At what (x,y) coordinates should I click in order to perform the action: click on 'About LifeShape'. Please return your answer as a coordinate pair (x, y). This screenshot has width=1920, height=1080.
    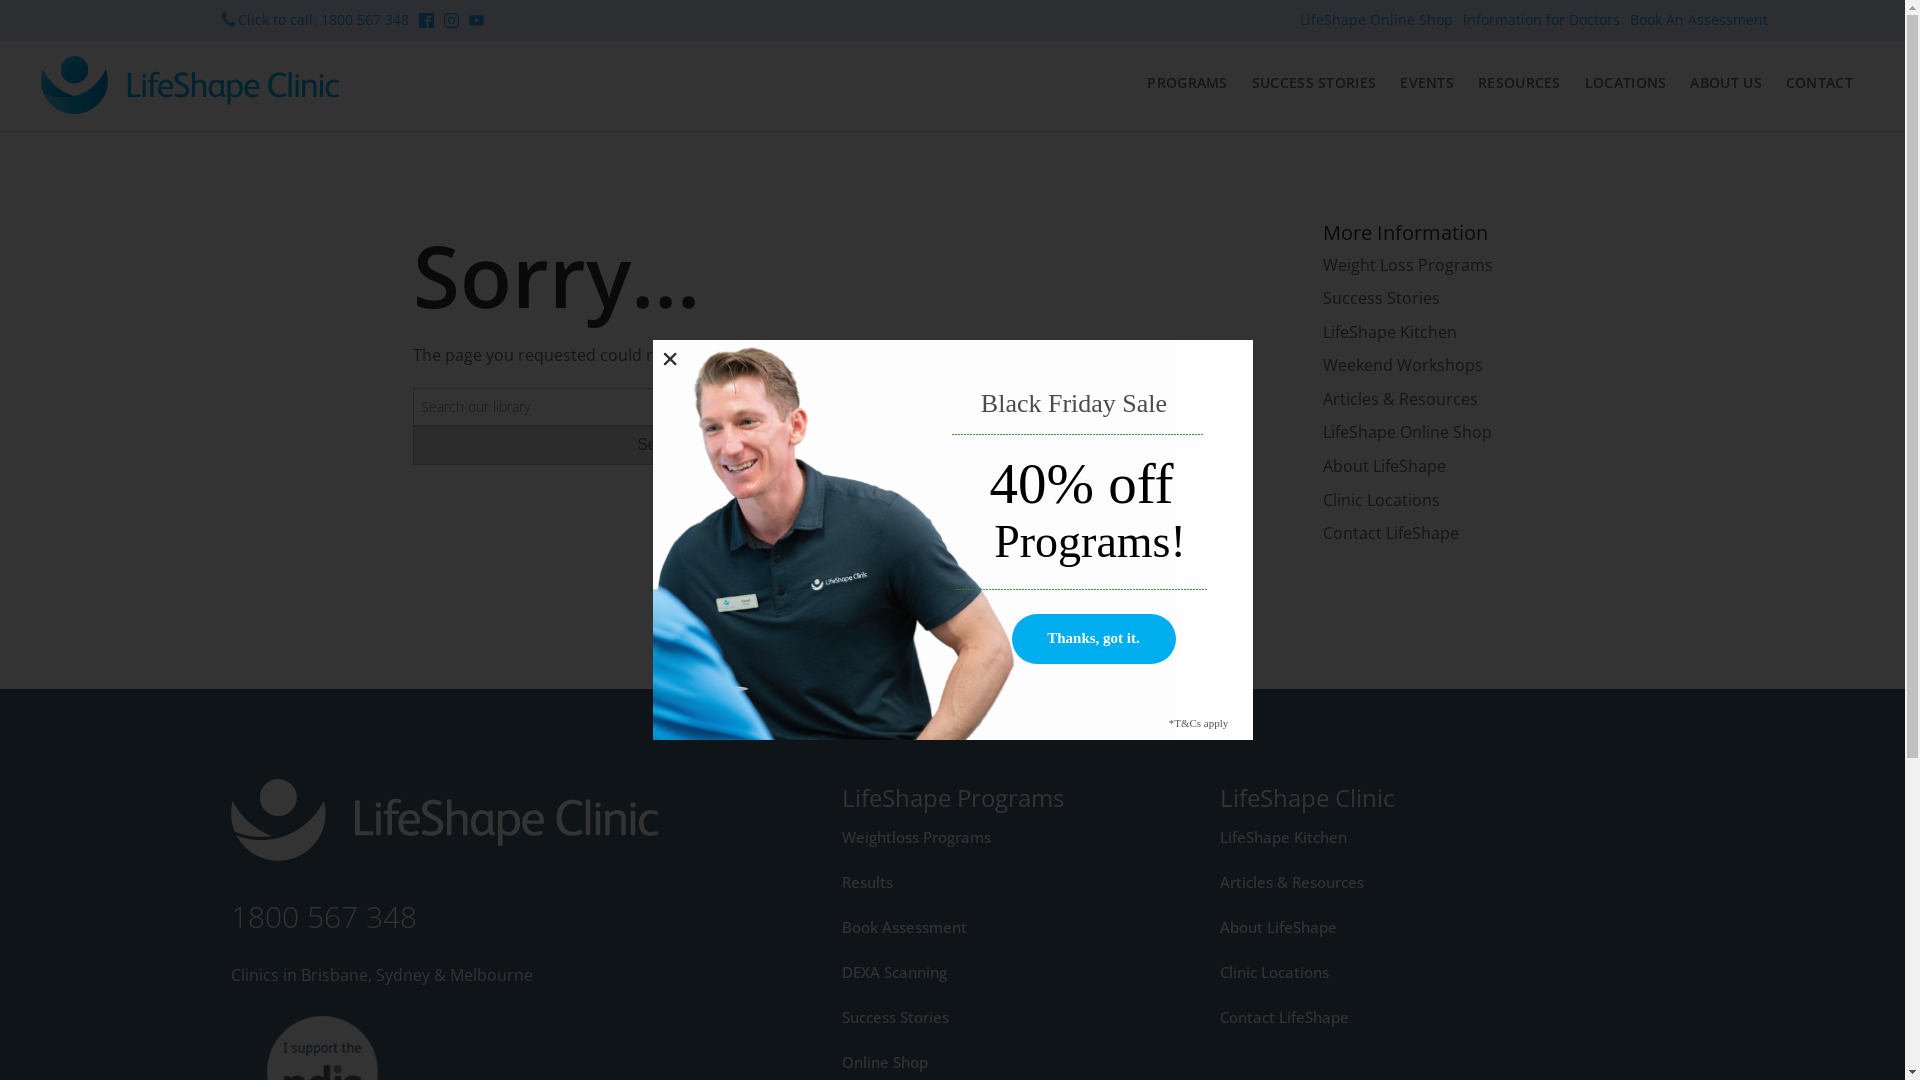
    Looking at the image, I should click on (1382, 466).